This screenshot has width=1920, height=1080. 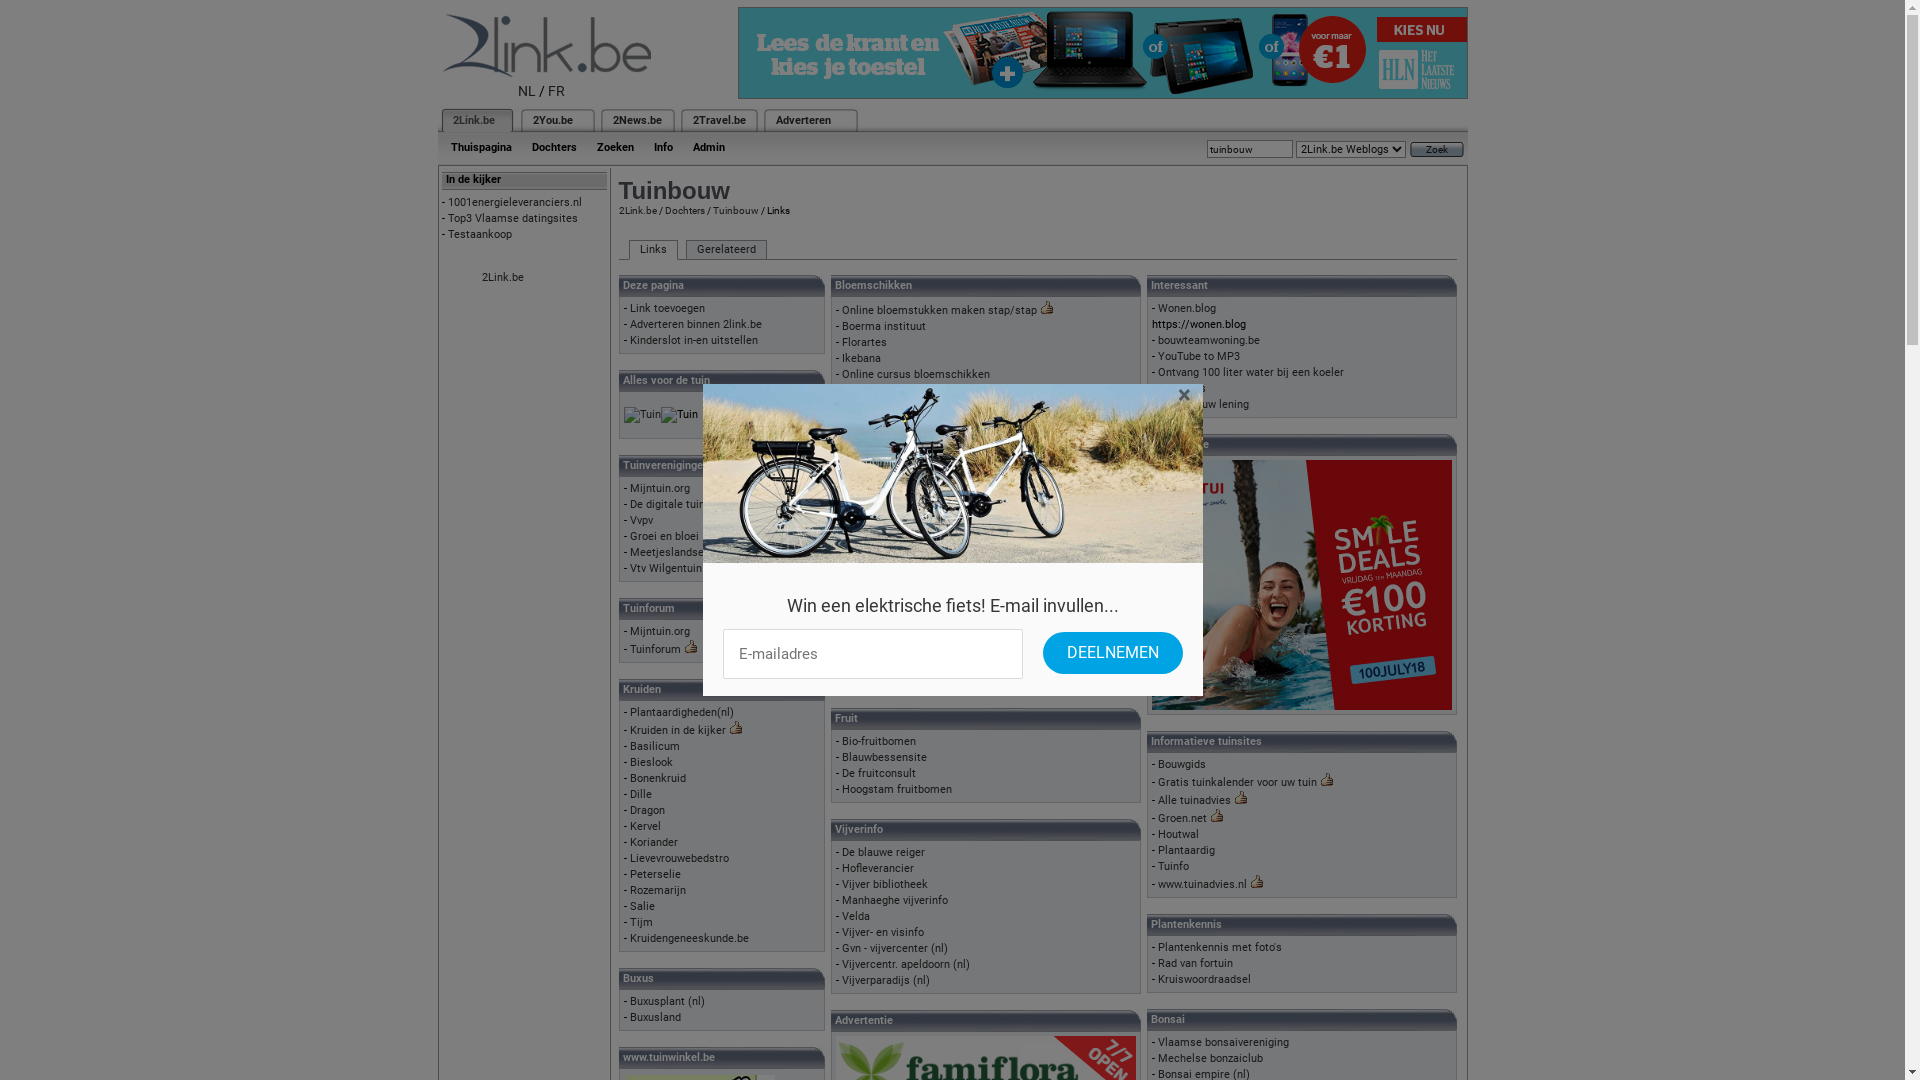 I want to click on 'De fruitconsult', so click(x=878, y=772).